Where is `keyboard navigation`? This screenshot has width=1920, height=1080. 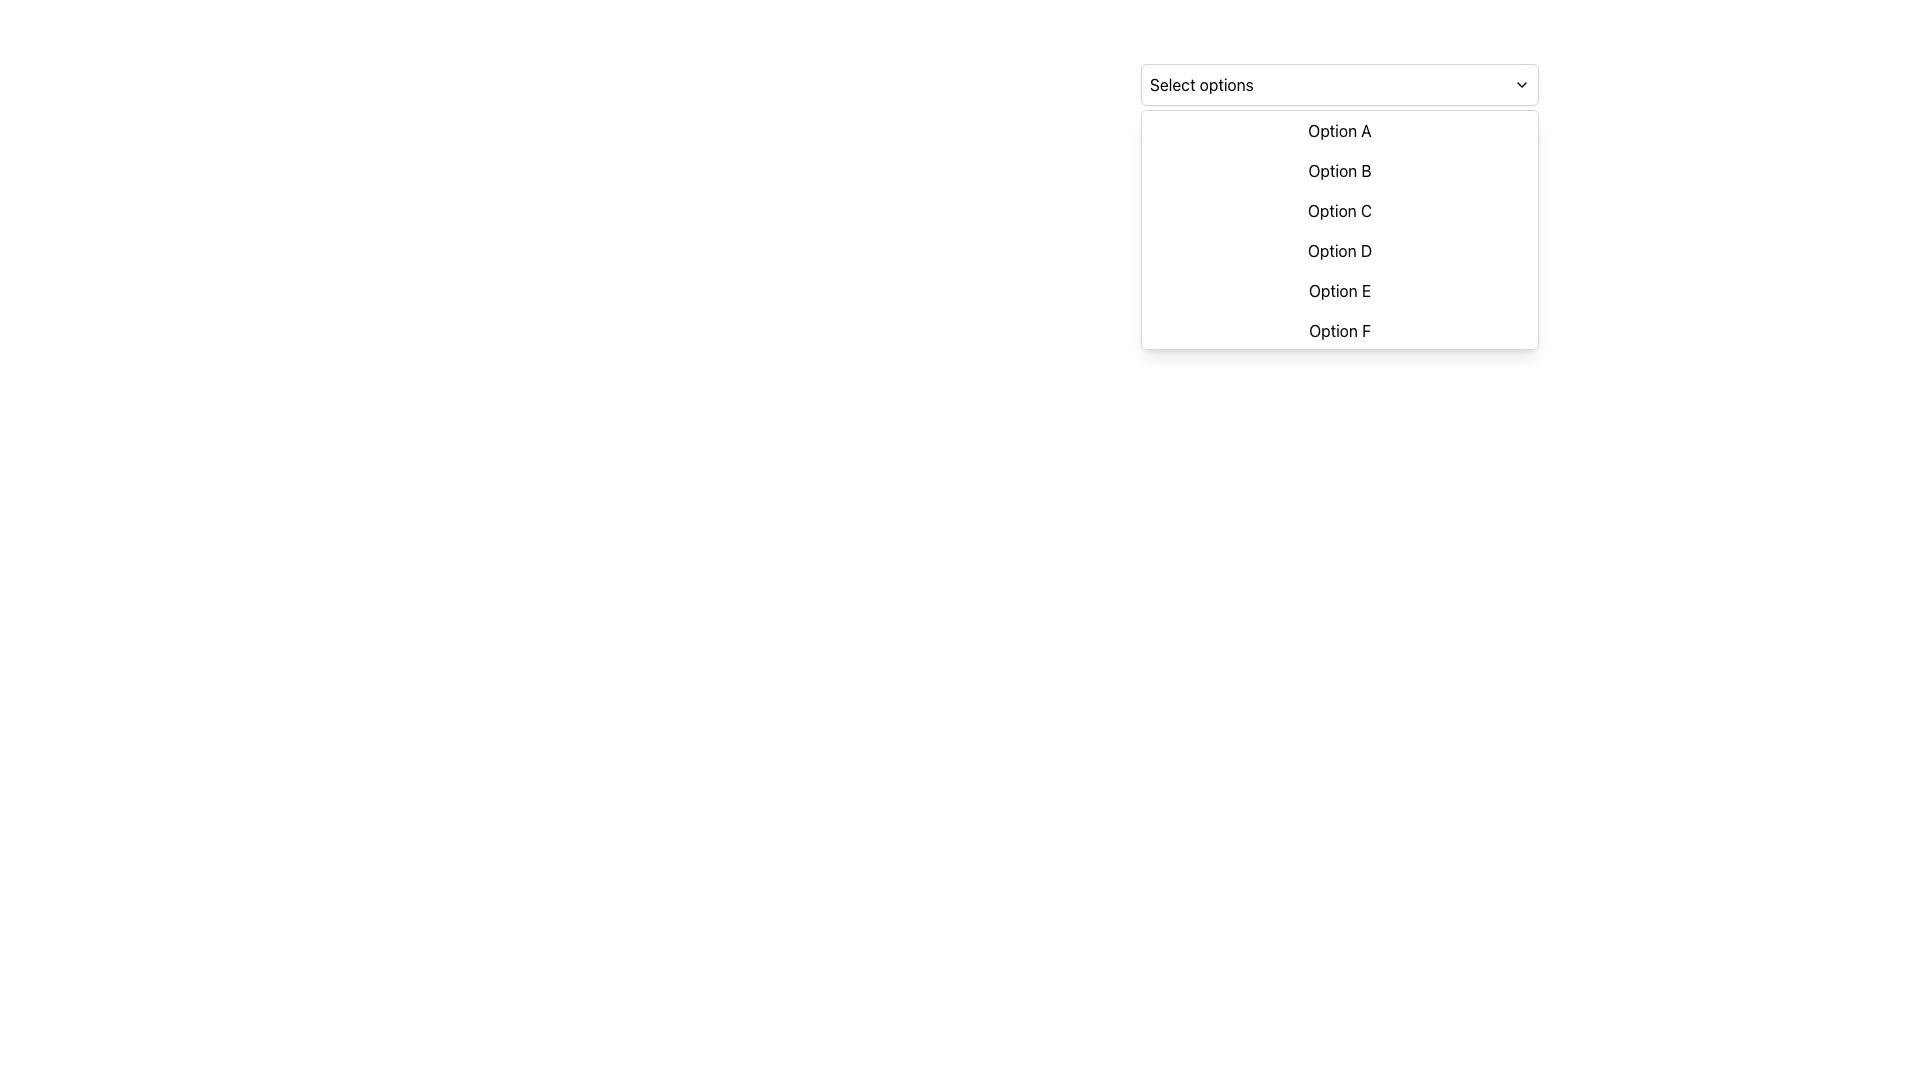
keyboard navigation is located at coordinates (1339, 131).